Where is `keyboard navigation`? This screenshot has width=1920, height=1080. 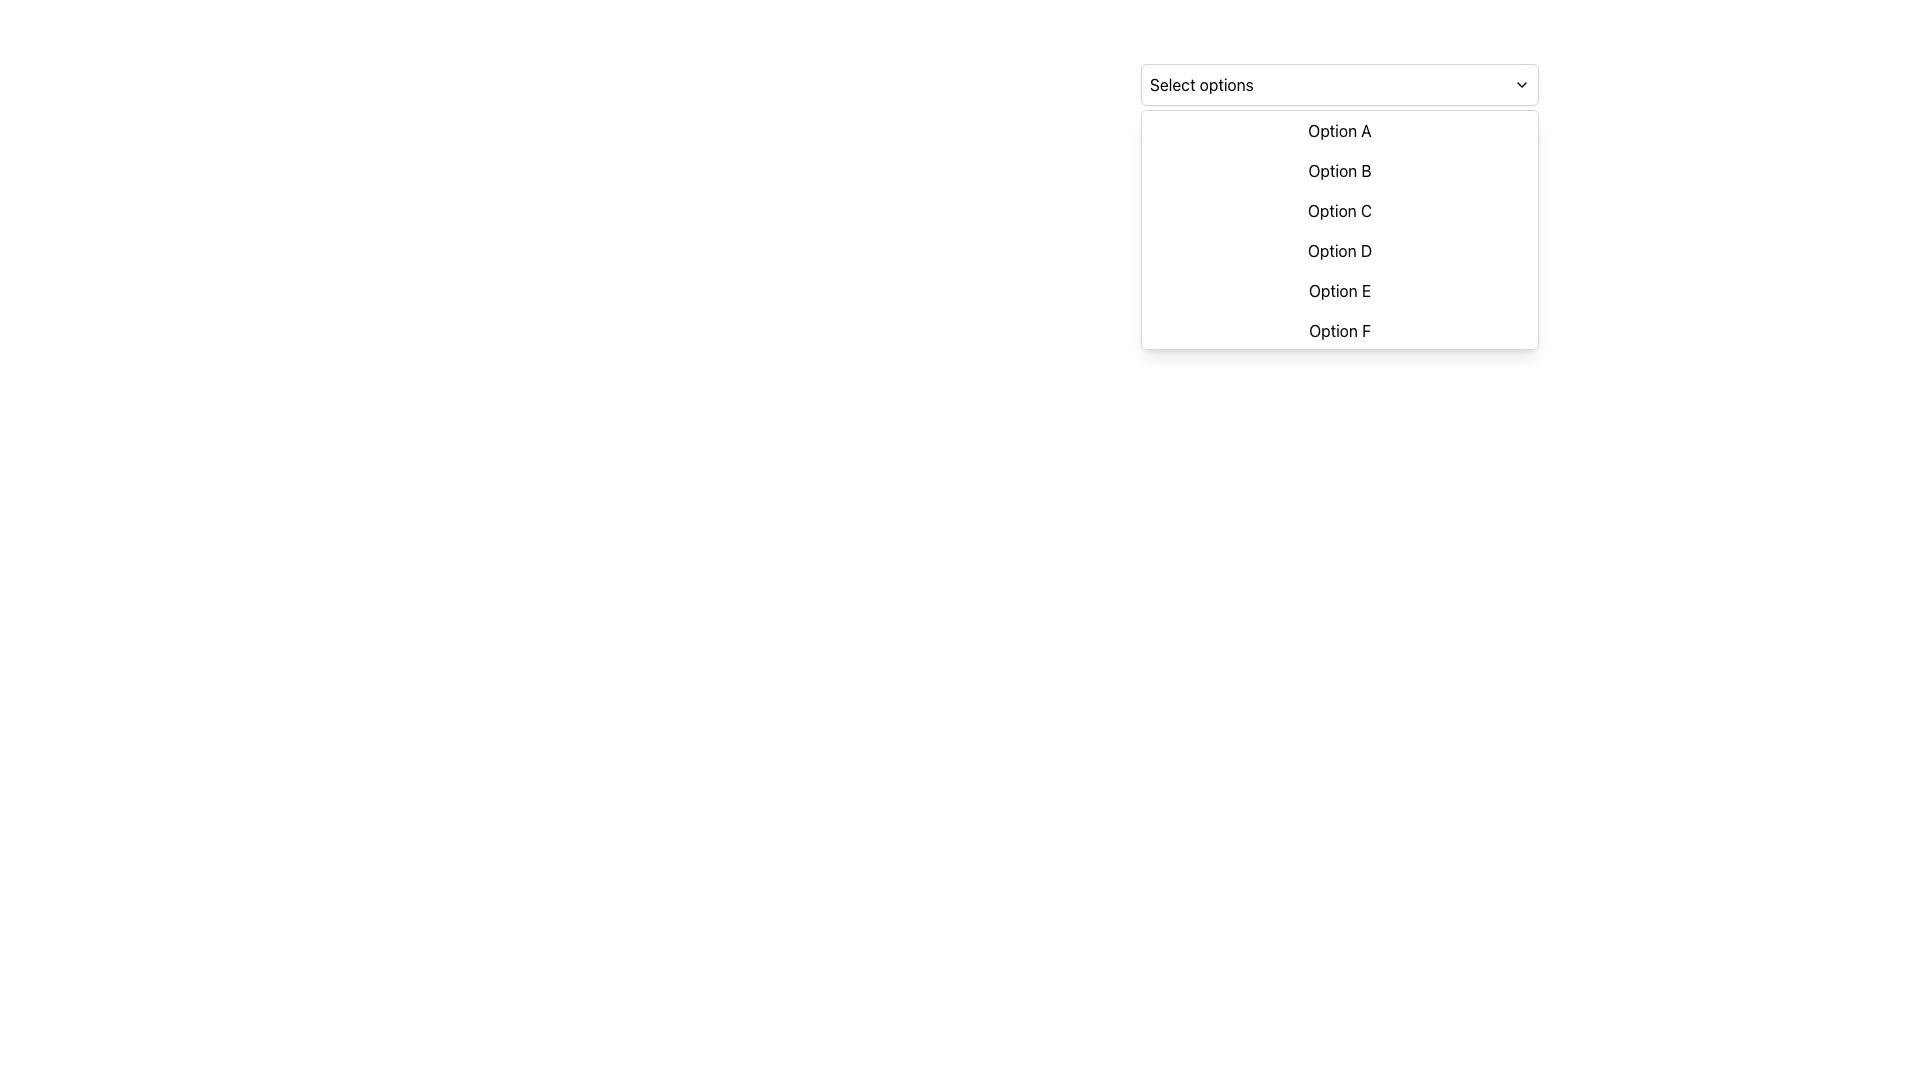
keyboard navigation is located at coordinates (1339, 131).